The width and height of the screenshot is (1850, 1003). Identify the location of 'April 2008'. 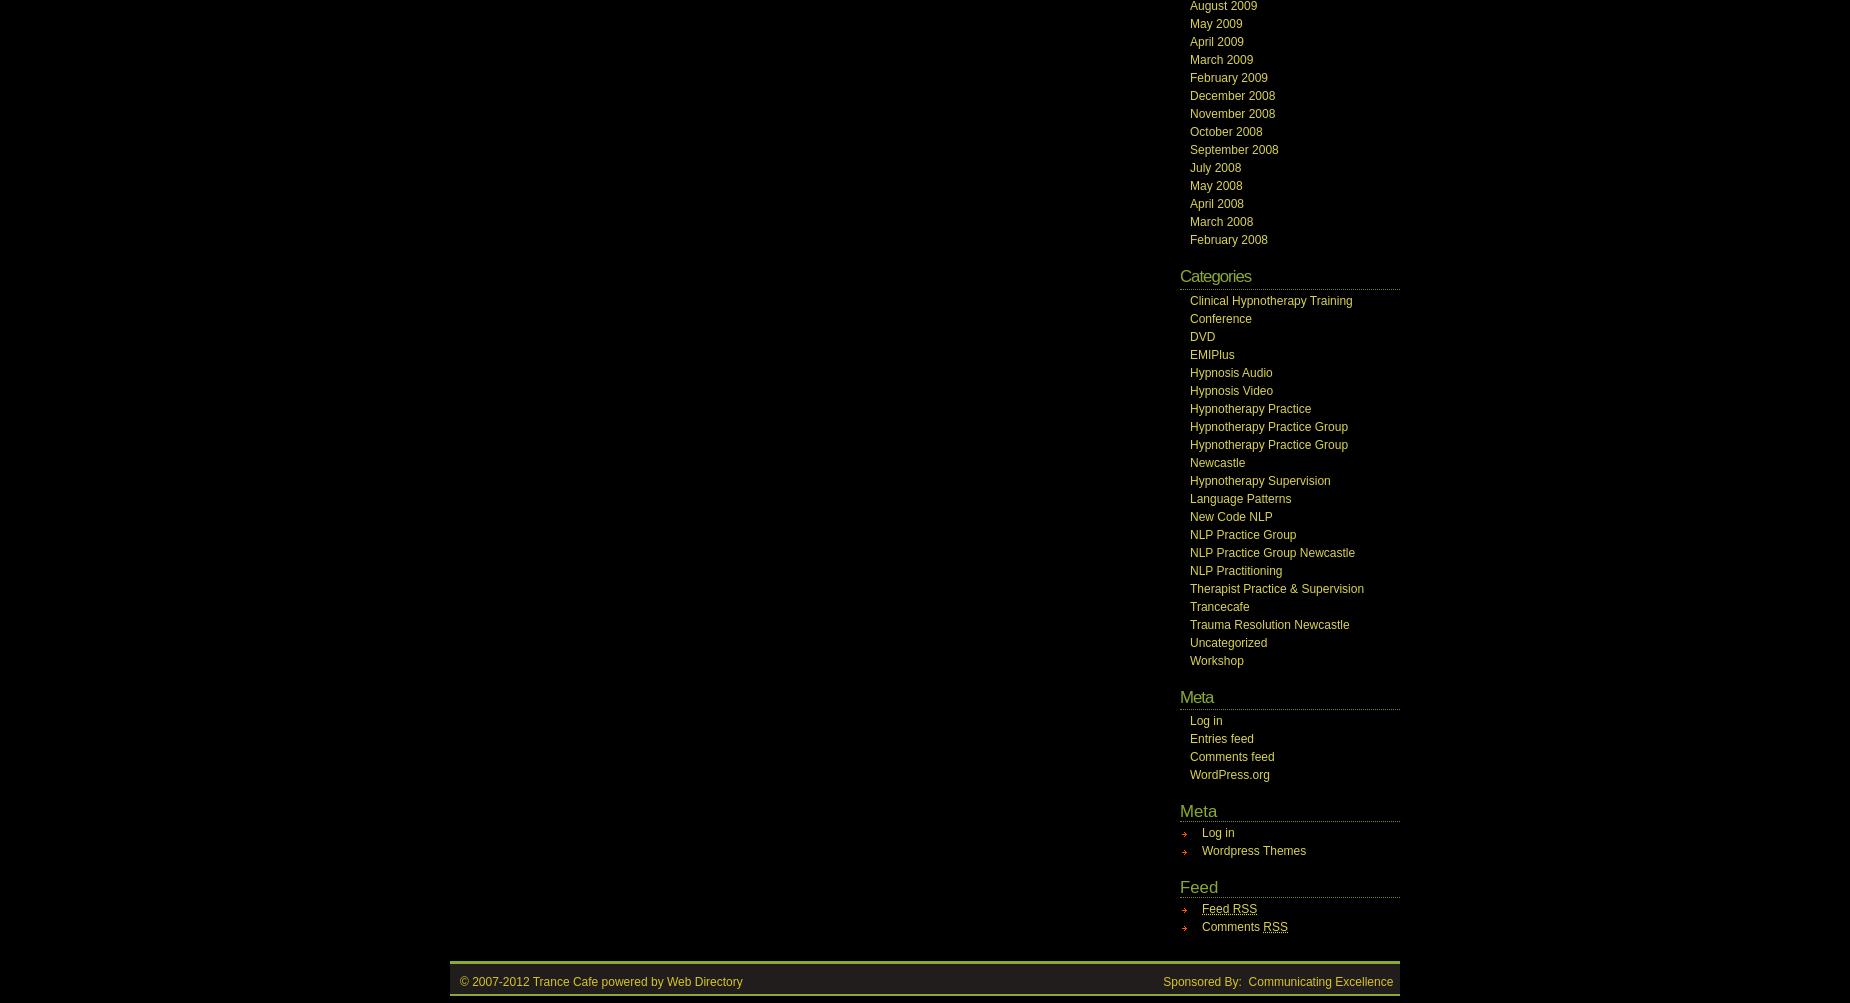
(1188, 203).